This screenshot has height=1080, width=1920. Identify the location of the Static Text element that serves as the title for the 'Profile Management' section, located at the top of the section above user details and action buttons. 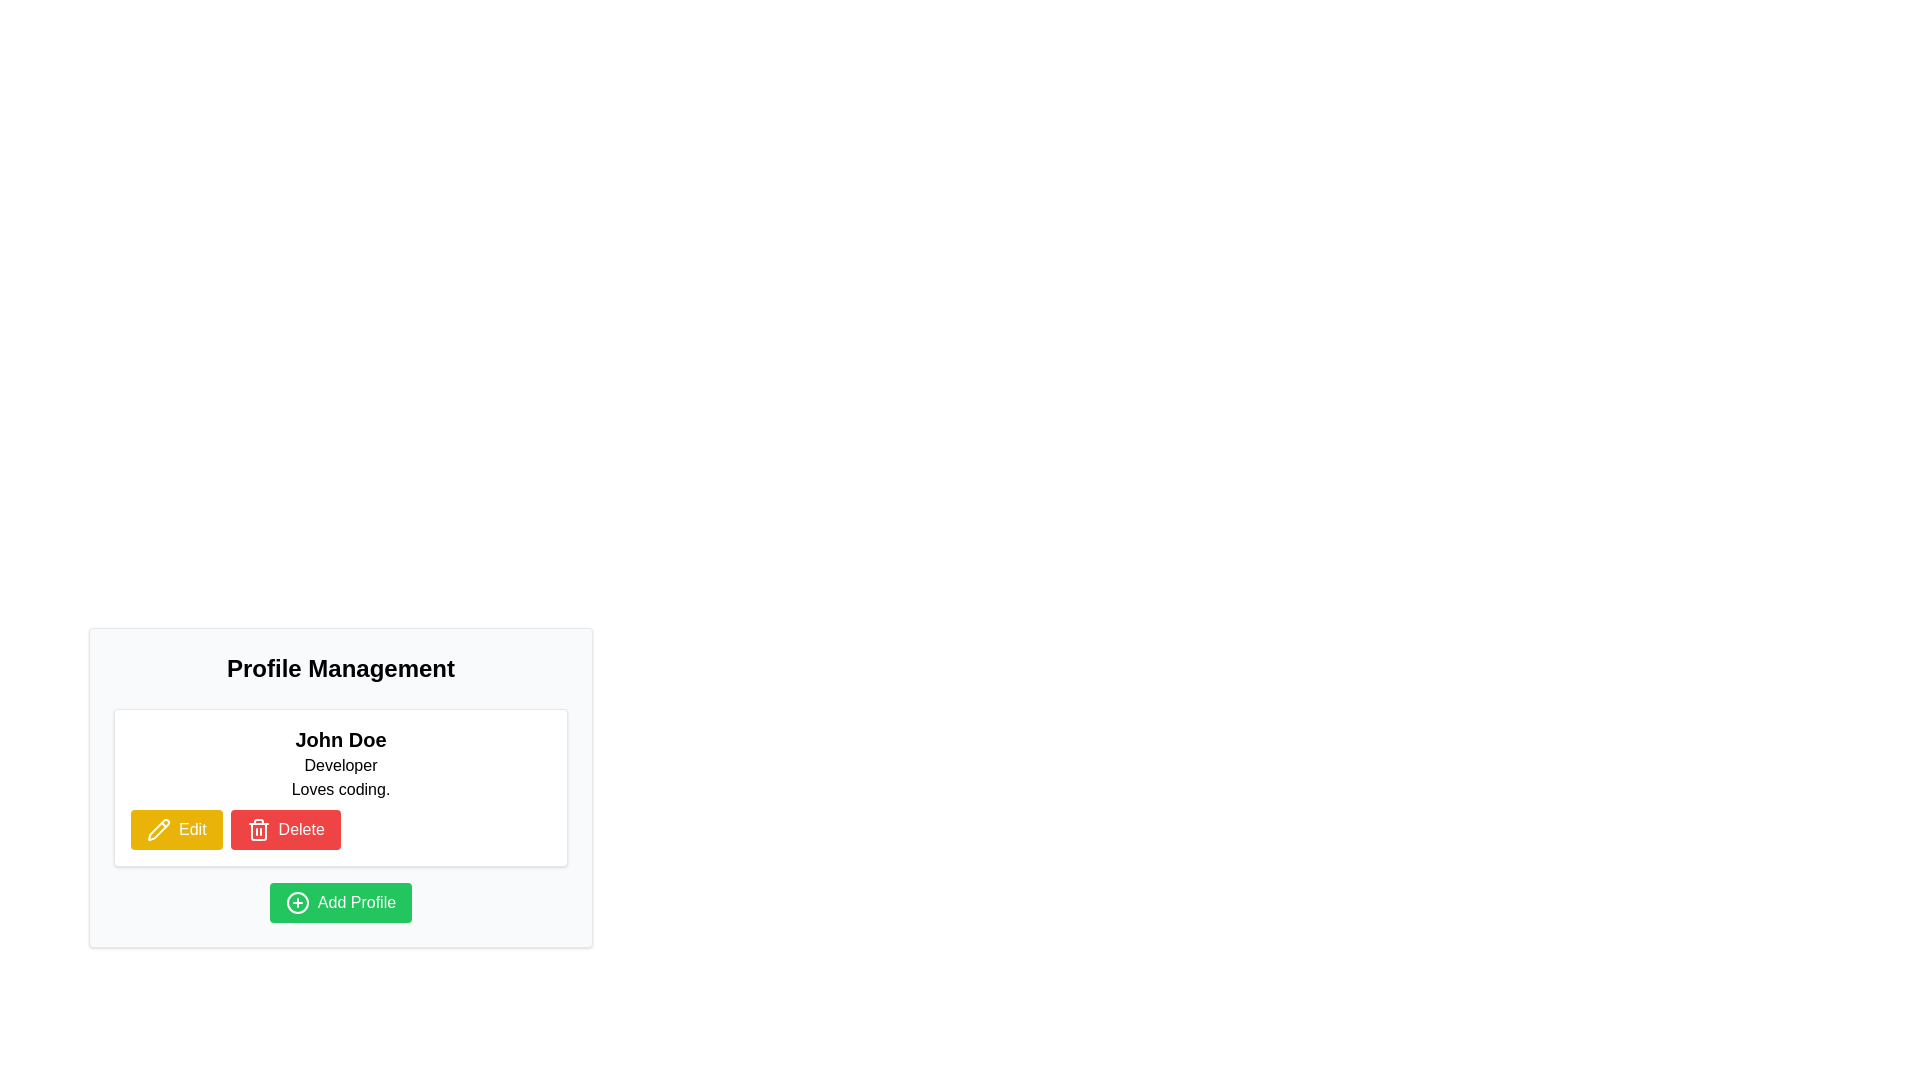
(340, 668).